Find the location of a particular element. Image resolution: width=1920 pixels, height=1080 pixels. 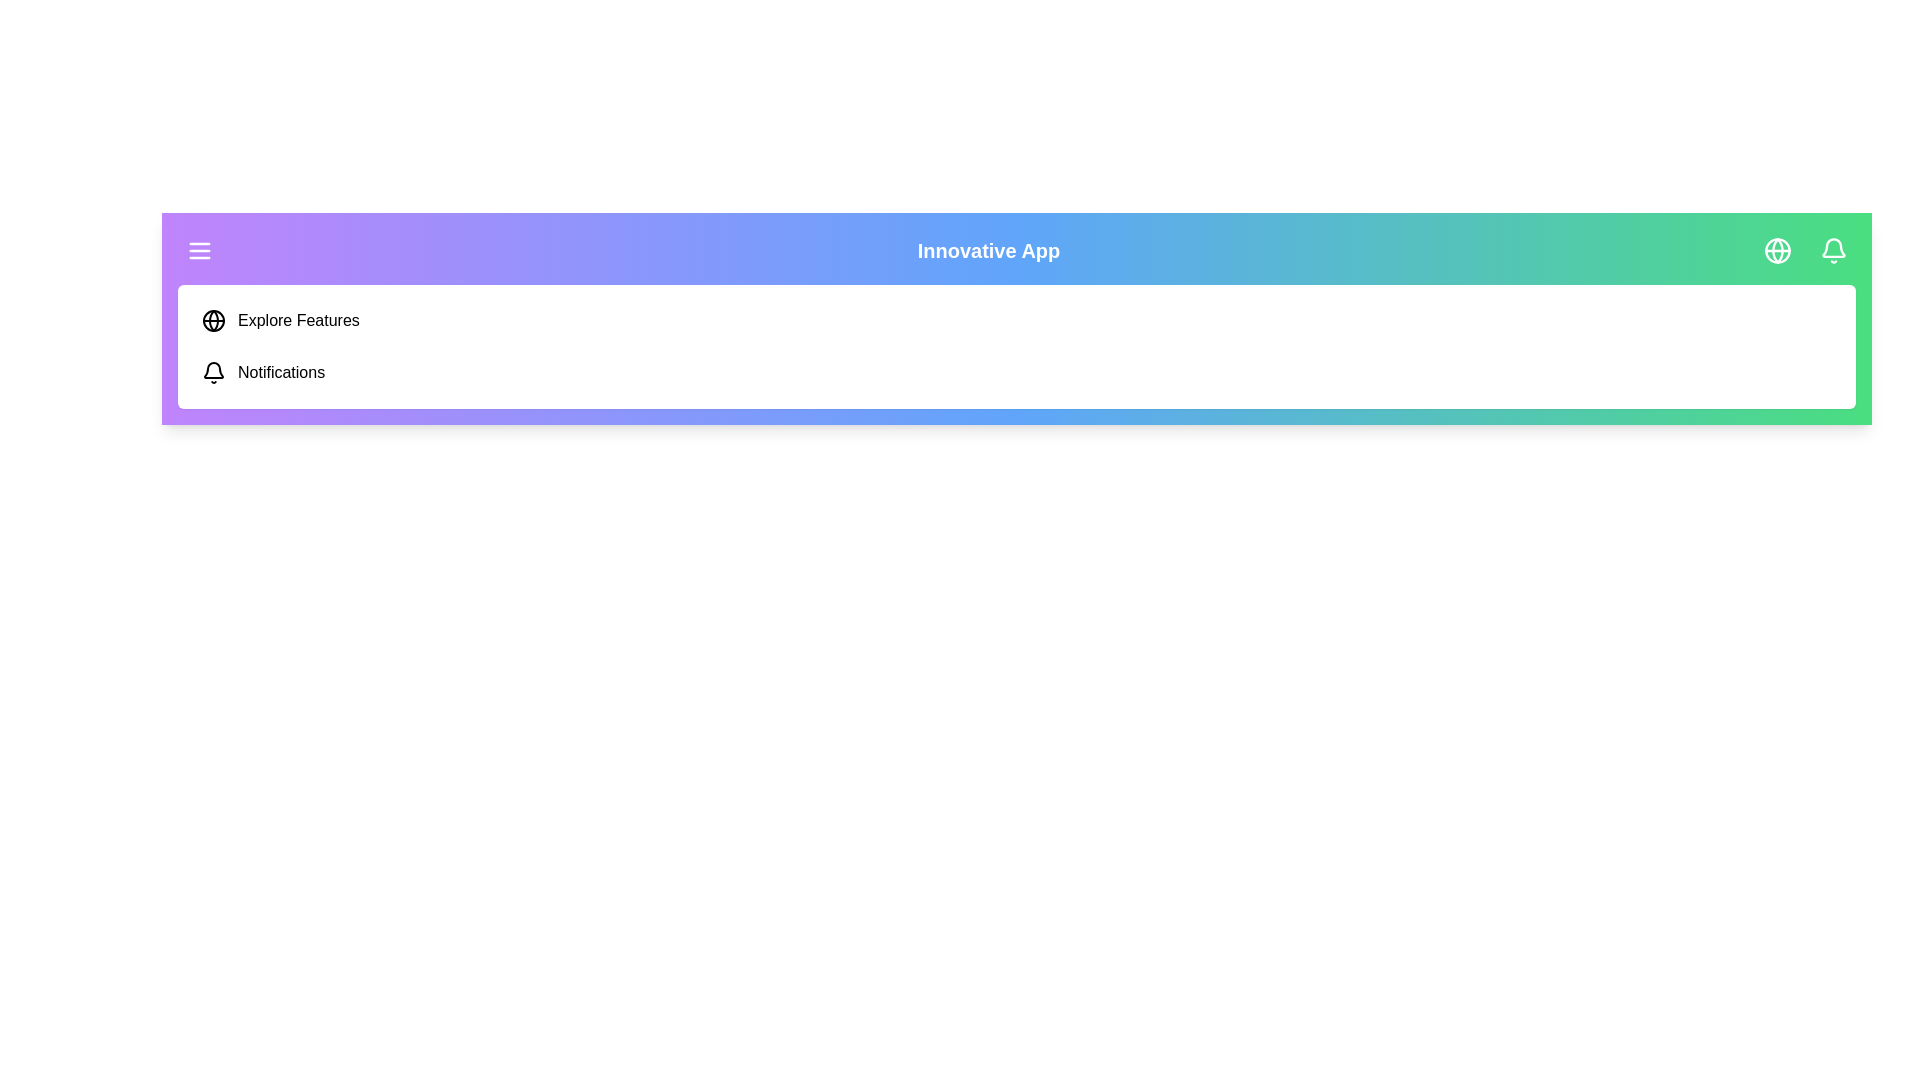

the menu_button to observe its hover effect is located at coordinates (200, 249).